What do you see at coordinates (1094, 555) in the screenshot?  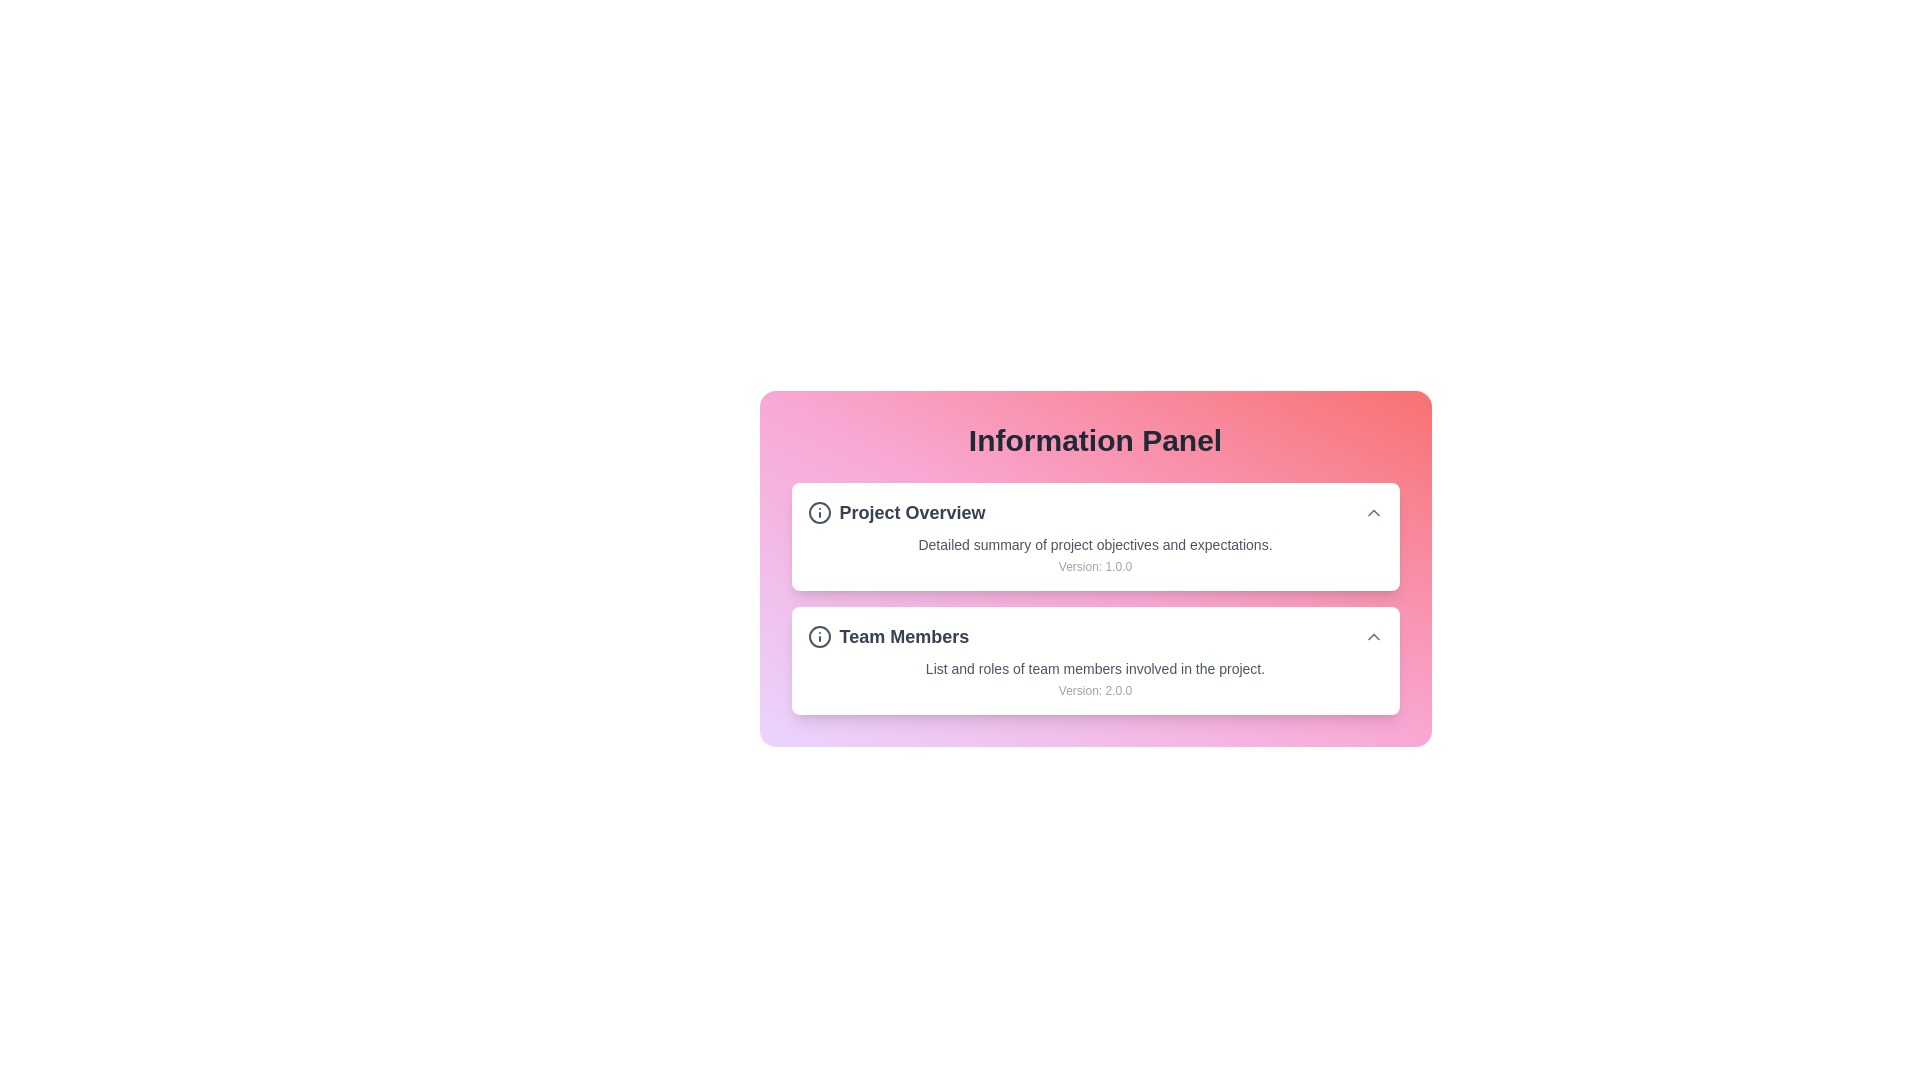 I see `the informative text block located in the lower part of the 'Project Overview' card, just below the title text 'Project Overview'` at bounding box center [1094, 555].